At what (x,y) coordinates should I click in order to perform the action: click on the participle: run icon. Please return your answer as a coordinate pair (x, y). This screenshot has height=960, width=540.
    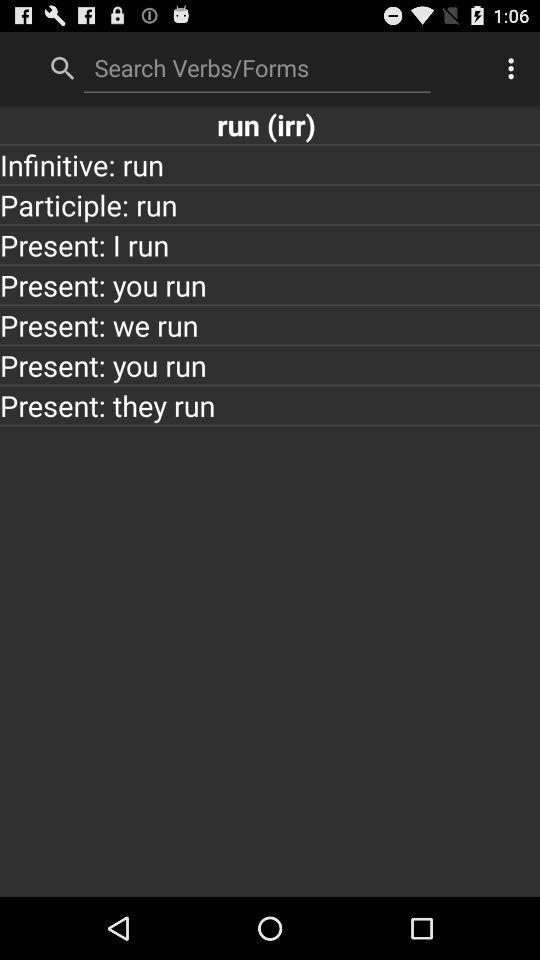
    Looking at the image, I should click on (270, 204).